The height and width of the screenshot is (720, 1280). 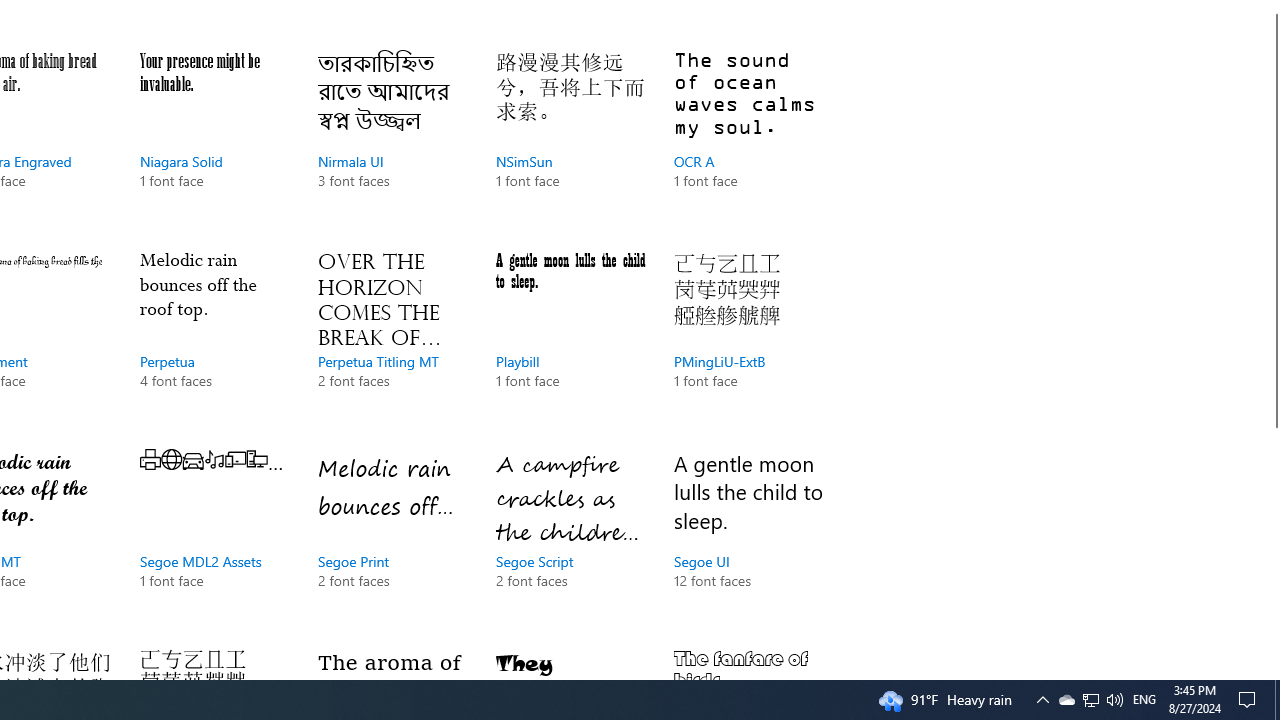 I want to click on 'Segoe Script, 2 font faces', so click(x=569, y=540).